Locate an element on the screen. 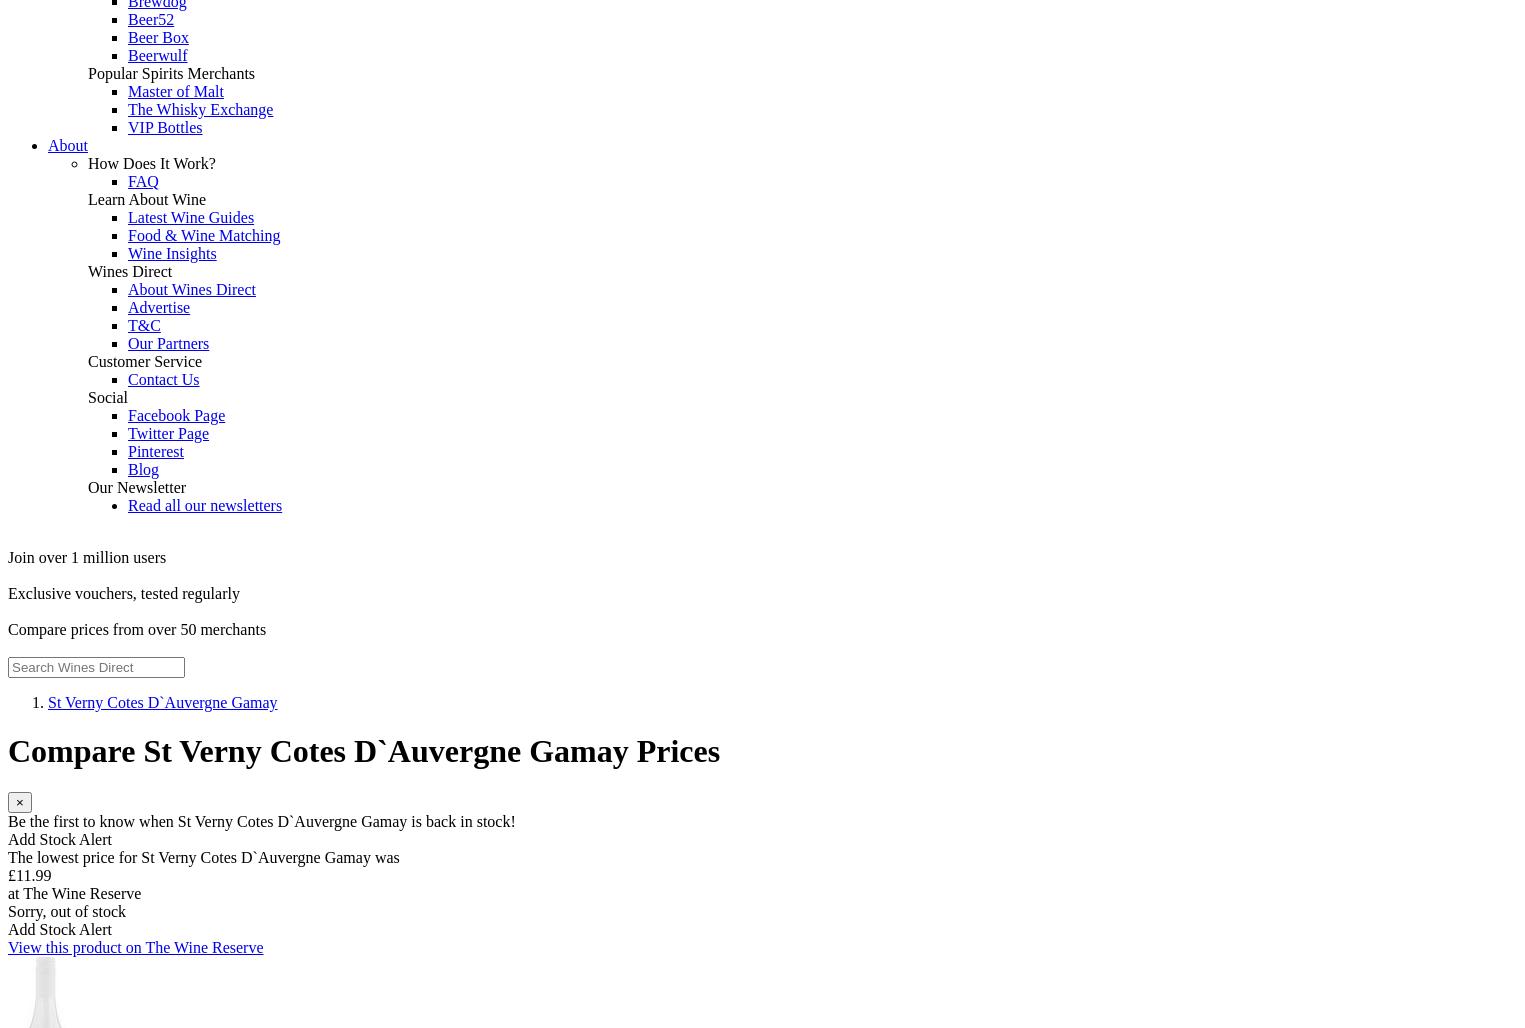 The image size is (1525, 1028). 'How Does It Work?' is located at coordinates (150, 163).